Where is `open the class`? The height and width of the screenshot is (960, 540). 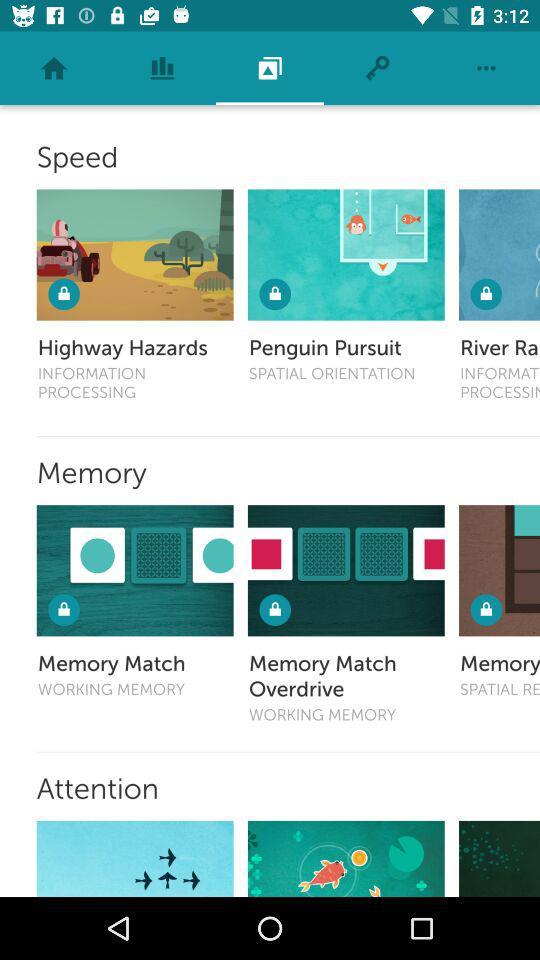 open the class is located at coordinates (498, 253).